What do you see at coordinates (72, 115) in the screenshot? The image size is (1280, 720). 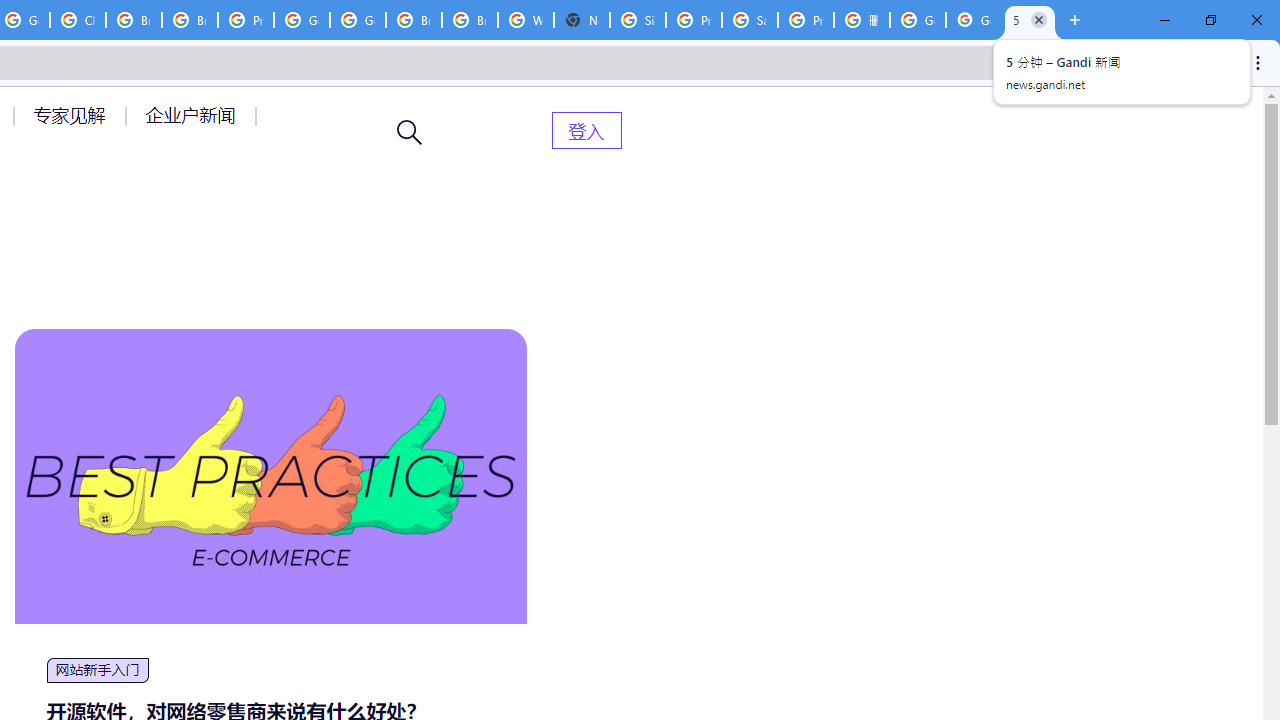 I see `'AutomationID: menu-item-77764'` at bounding box center [72, 115].